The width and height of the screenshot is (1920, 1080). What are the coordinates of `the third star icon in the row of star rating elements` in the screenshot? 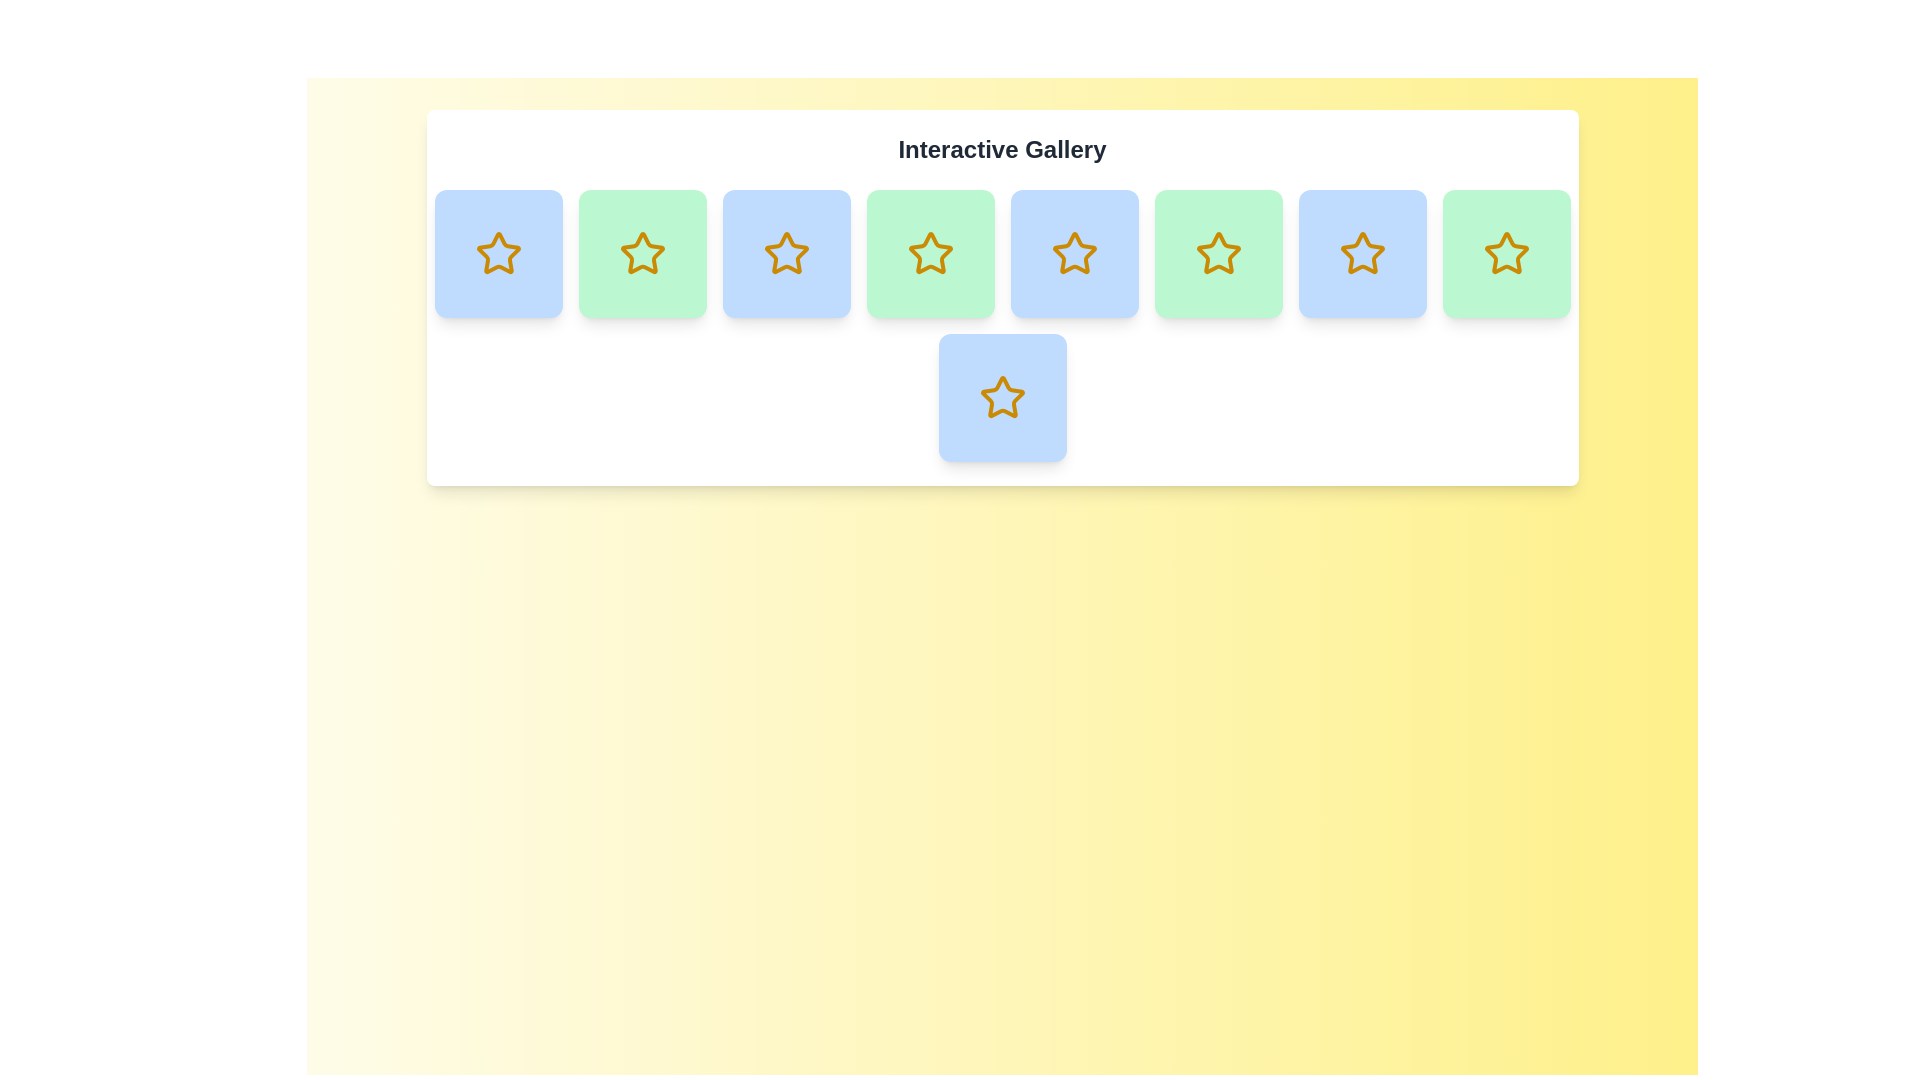 It's located at (785, 252).